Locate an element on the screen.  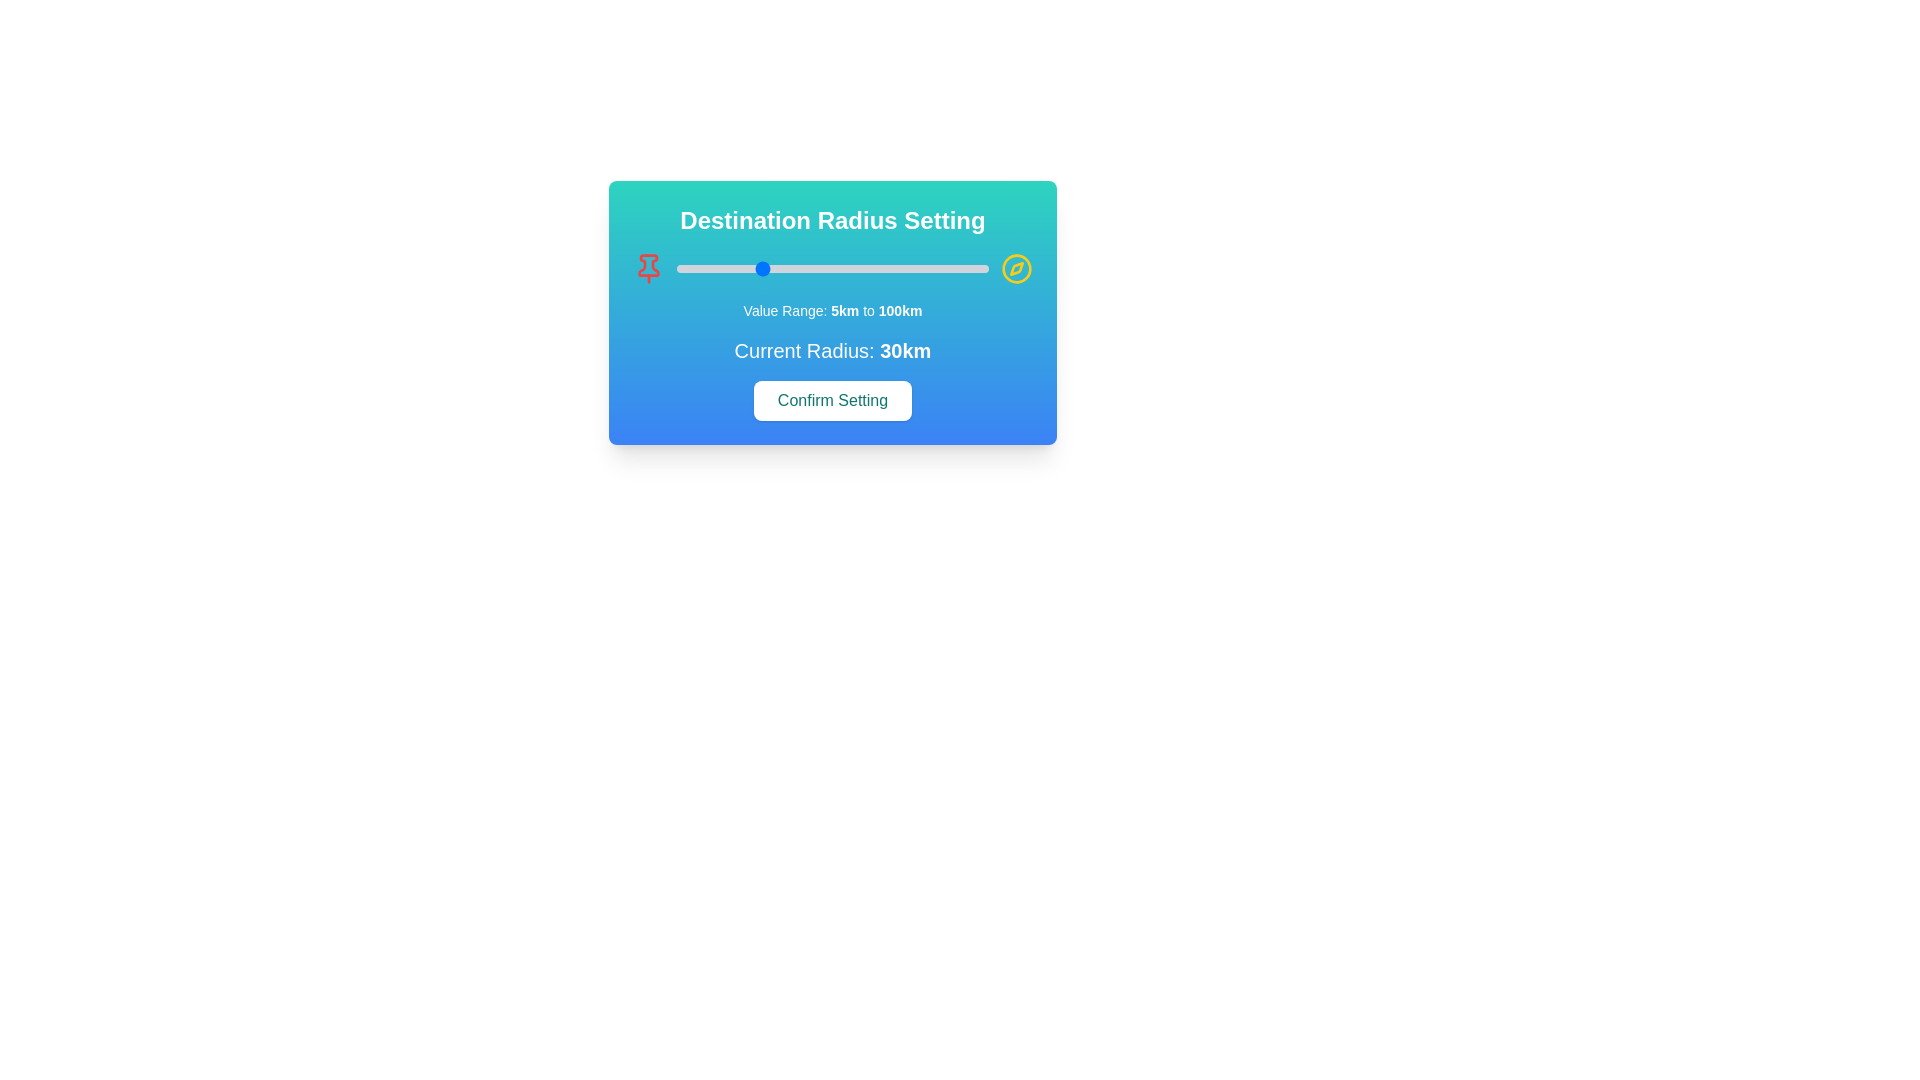
the 'Confirm Setting' button to apply the radius setting is located at coordinates (832, 401).